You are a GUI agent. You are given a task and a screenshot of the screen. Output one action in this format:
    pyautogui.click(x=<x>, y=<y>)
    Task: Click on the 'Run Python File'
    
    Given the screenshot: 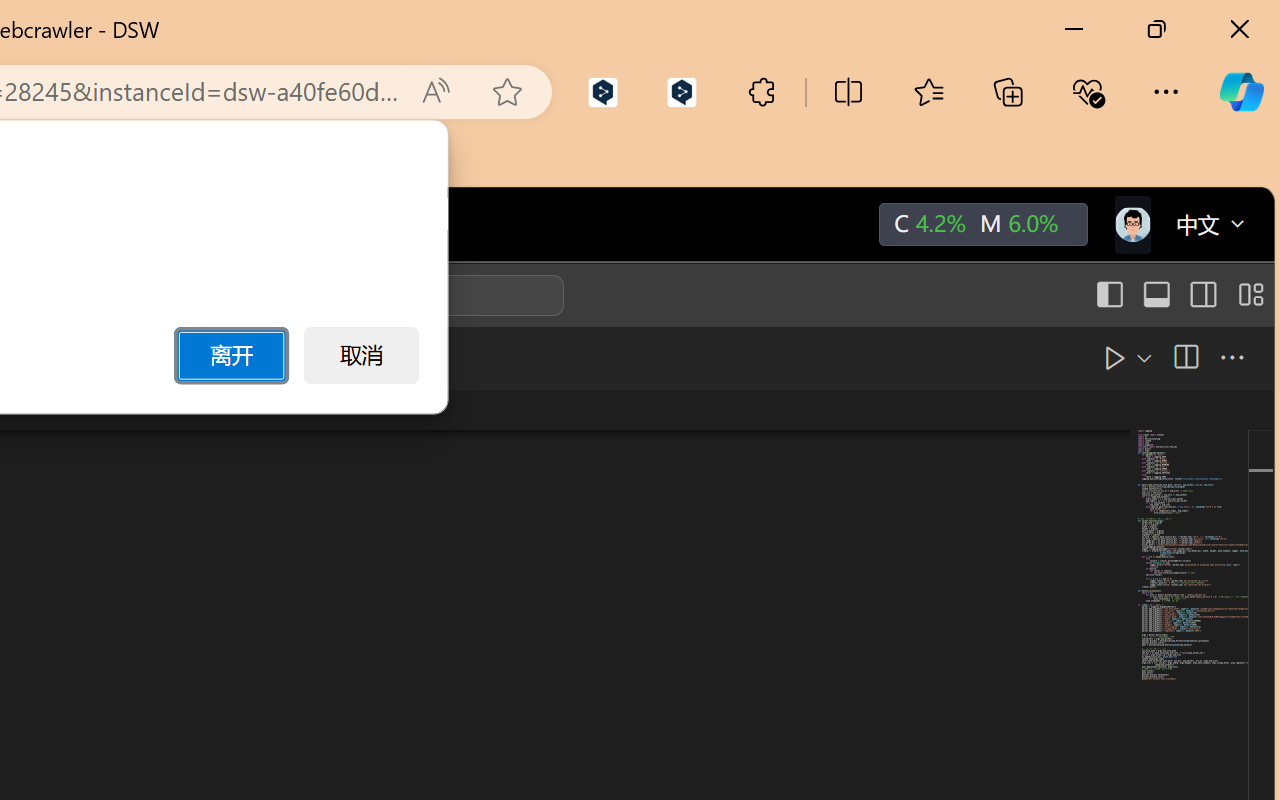 What is the action you would take?
    pyautogui.click(x=1066, y=357)
    